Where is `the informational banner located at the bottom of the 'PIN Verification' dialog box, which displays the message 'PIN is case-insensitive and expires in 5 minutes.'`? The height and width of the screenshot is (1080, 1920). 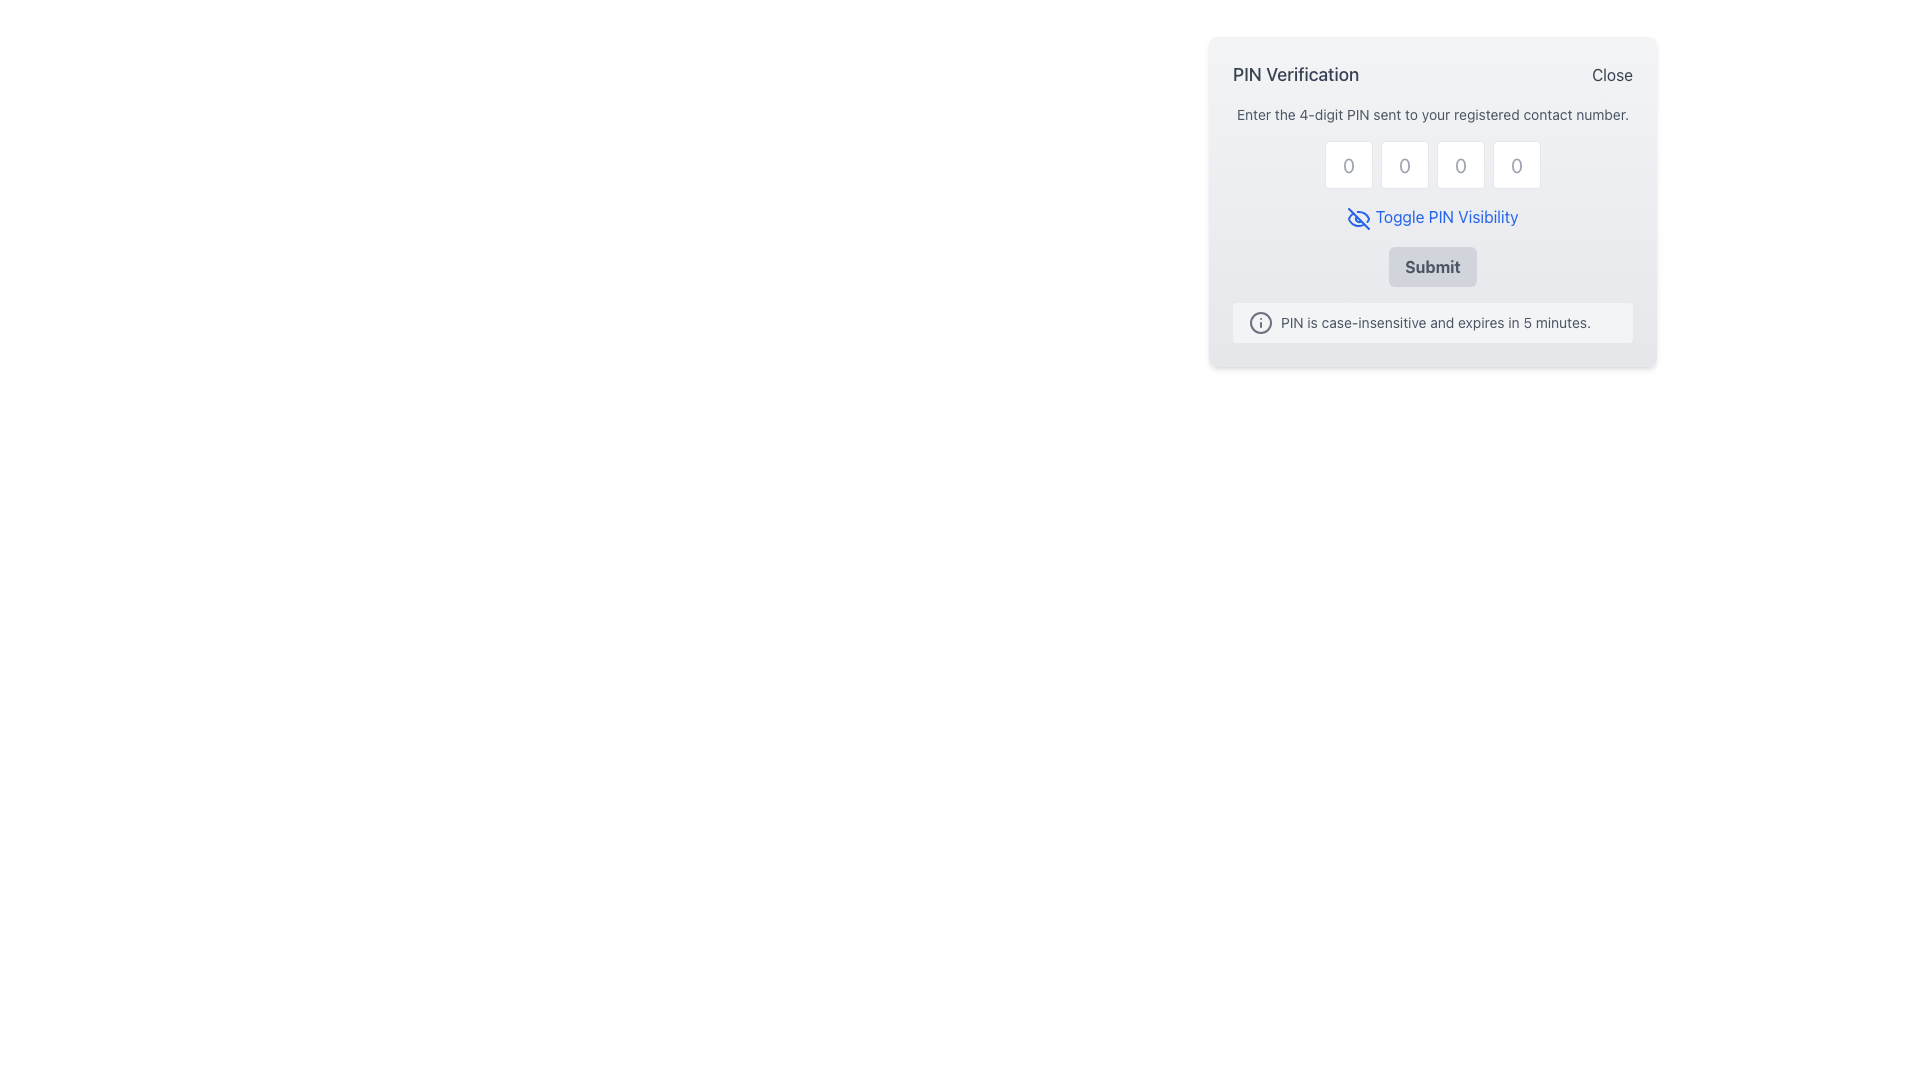 the informational banner located at the bottom of the 'PIN Verification' dialog box, which displays the message 'PIN is case-insensitive and expires in 5 minutes.' is located at coordinates (1432, 320).